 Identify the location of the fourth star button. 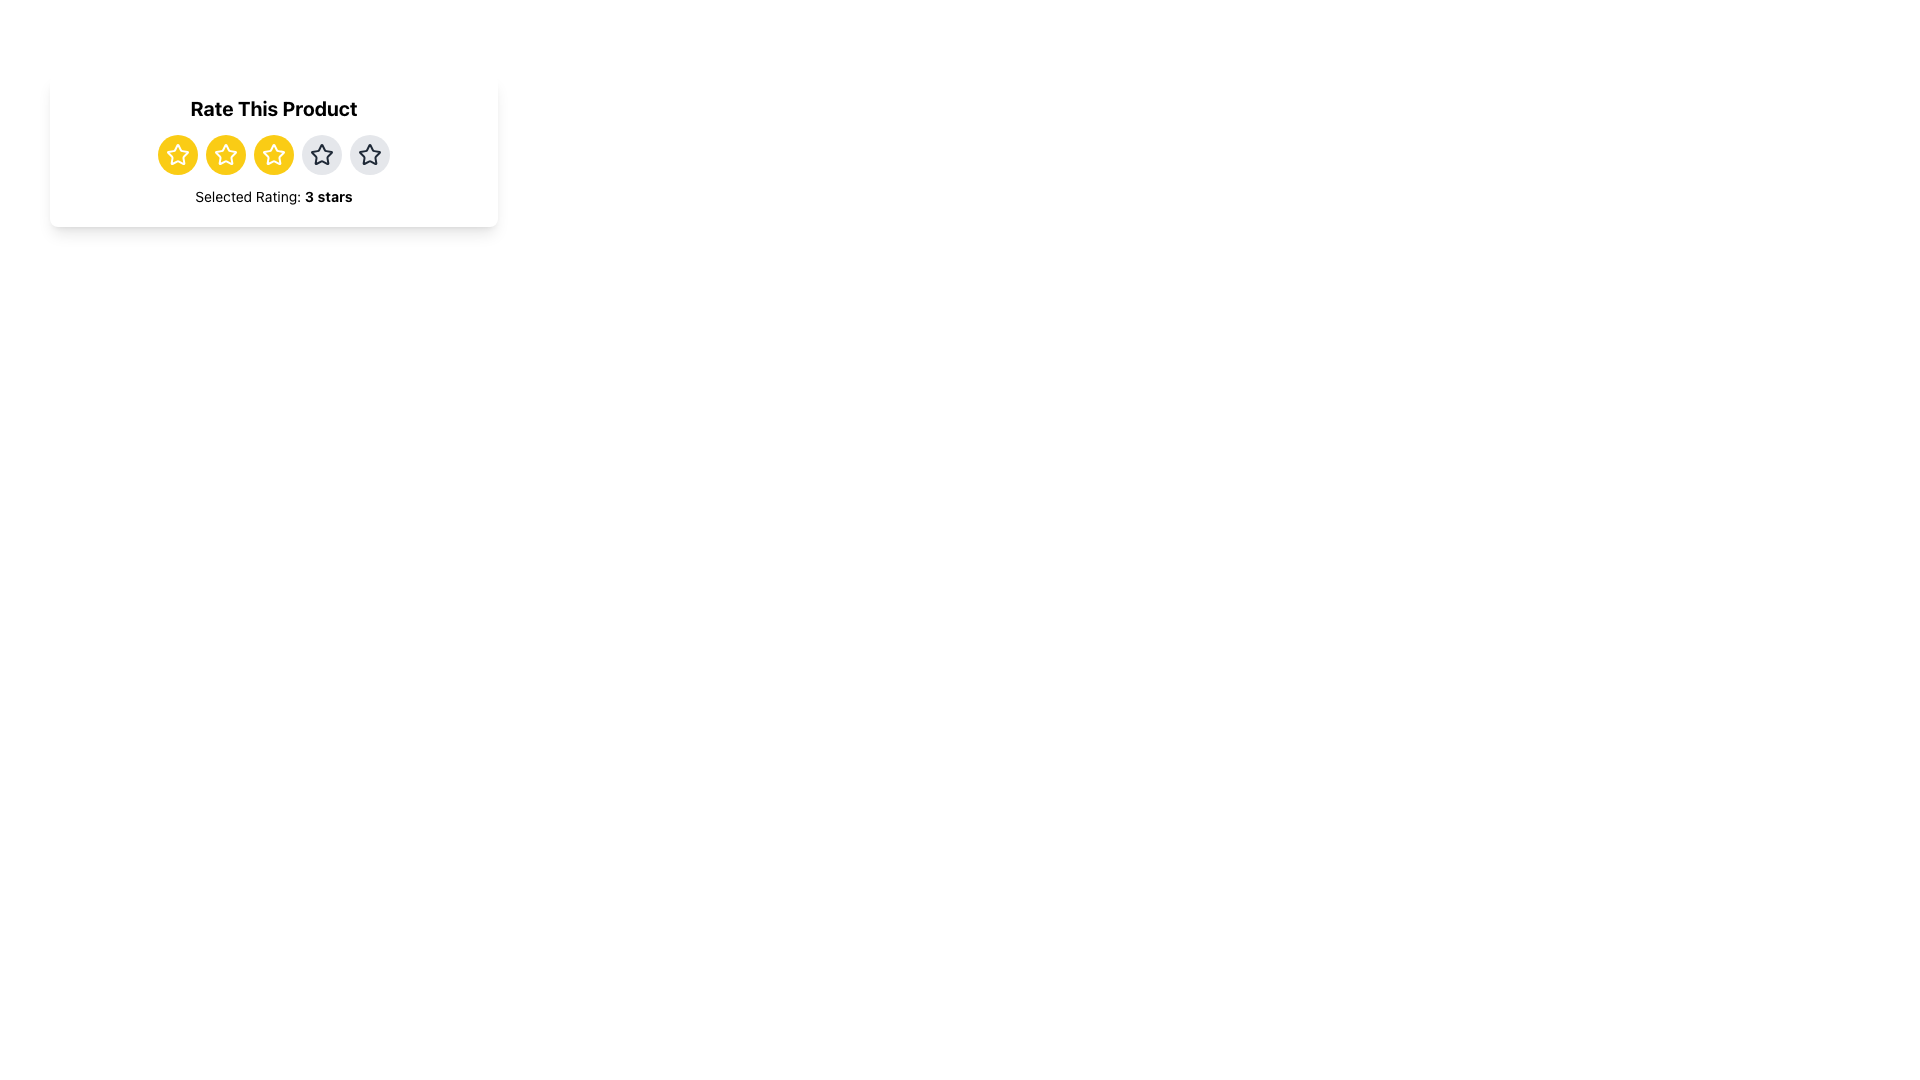
(321, 153).